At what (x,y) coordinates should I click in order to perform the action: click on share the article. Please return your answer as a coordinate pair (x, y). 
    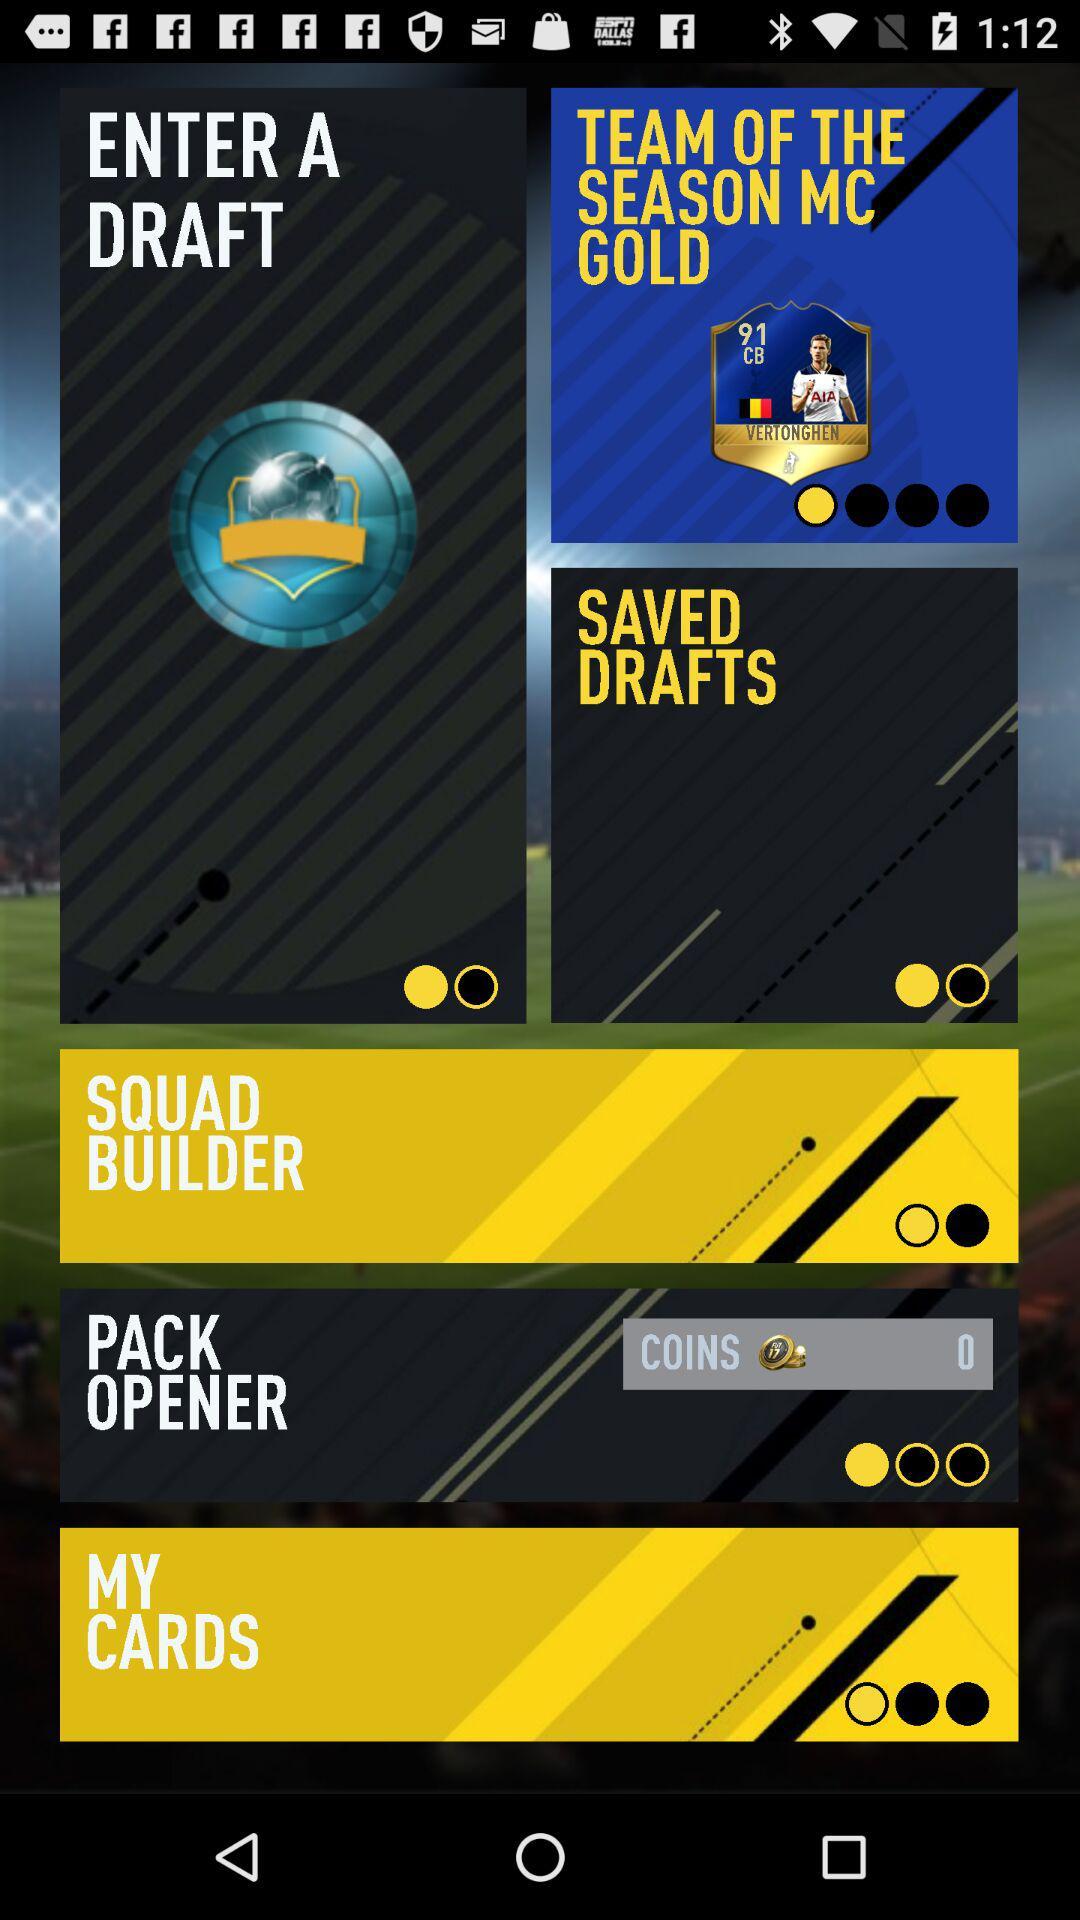
    Looking at the image, I should click on (538, 1394).